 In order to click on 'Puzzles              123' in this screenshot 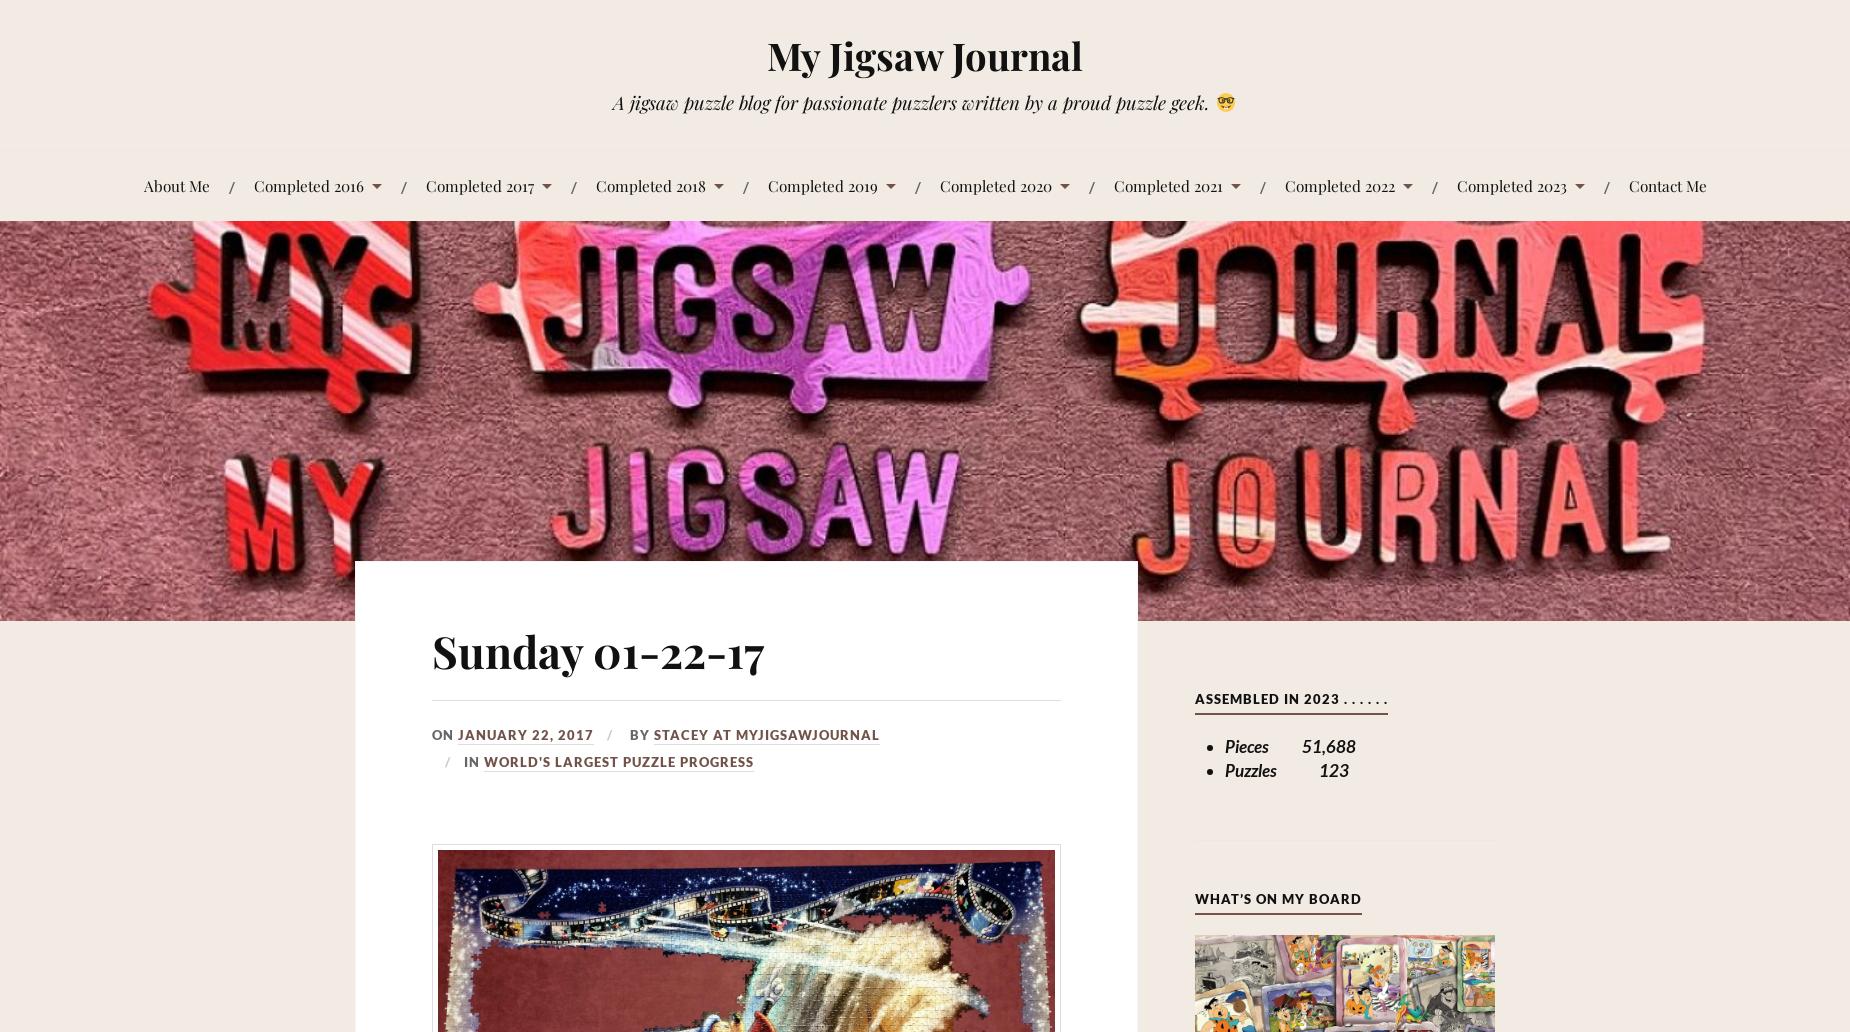, I will do `click(1284, 769)`.